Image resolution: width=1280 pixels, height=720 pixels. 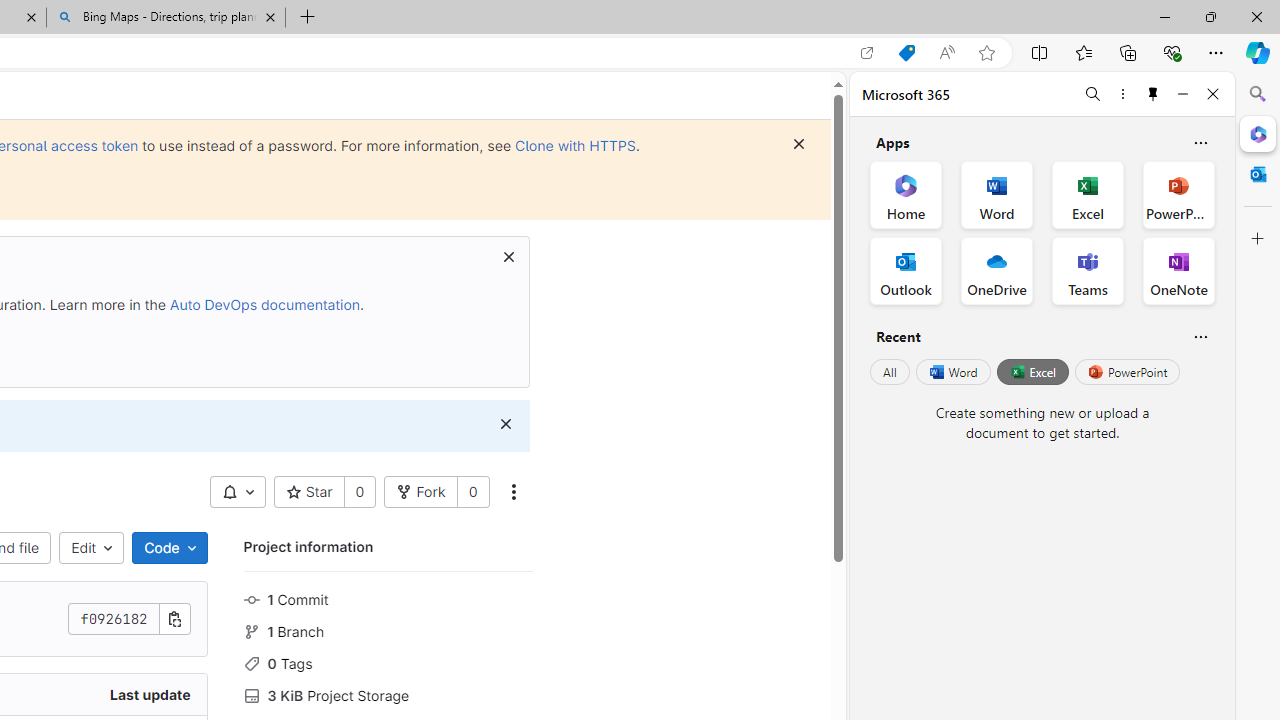 I want to click on '3 KiB Project Storage', so click(x=387, y=692).